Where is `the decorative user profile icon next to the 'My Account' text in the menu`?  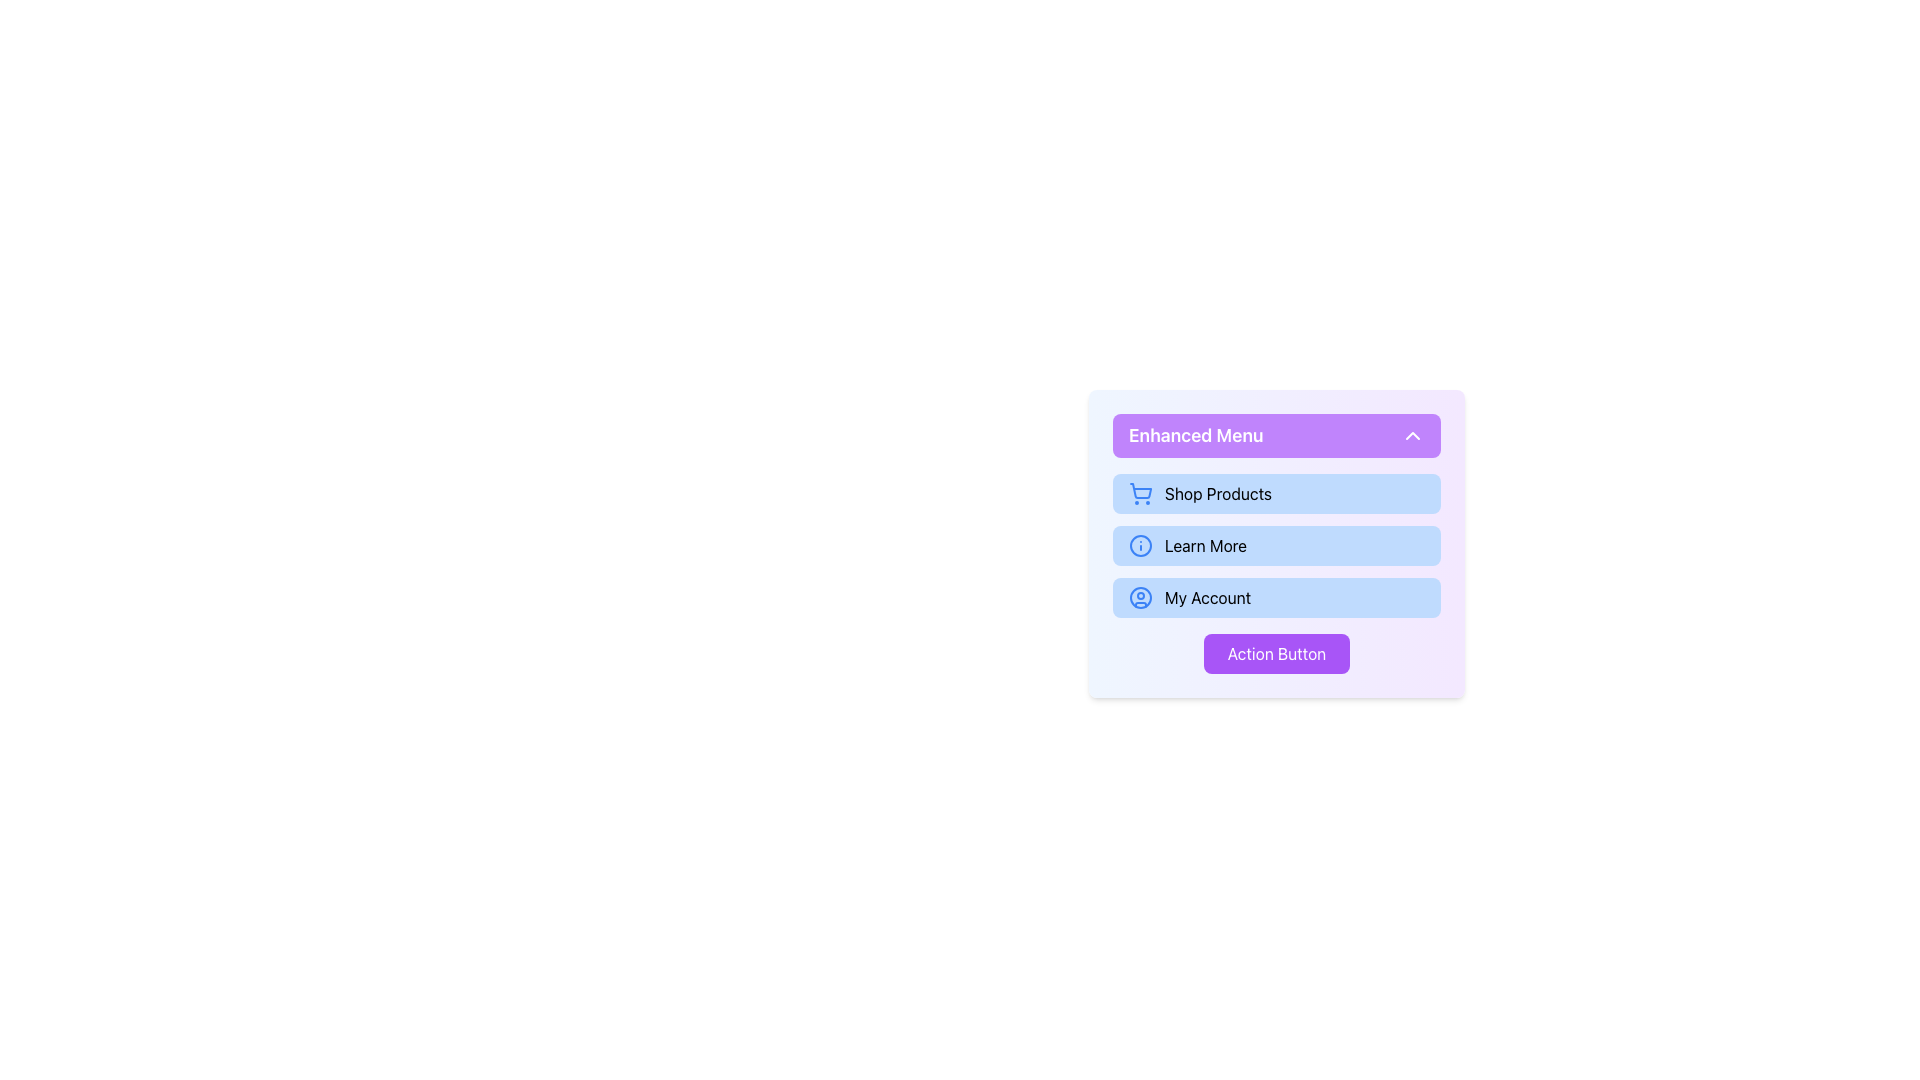 the decorative user profile icon next to the 'My Account' text in the menu is located at coordinates (1141, 596).